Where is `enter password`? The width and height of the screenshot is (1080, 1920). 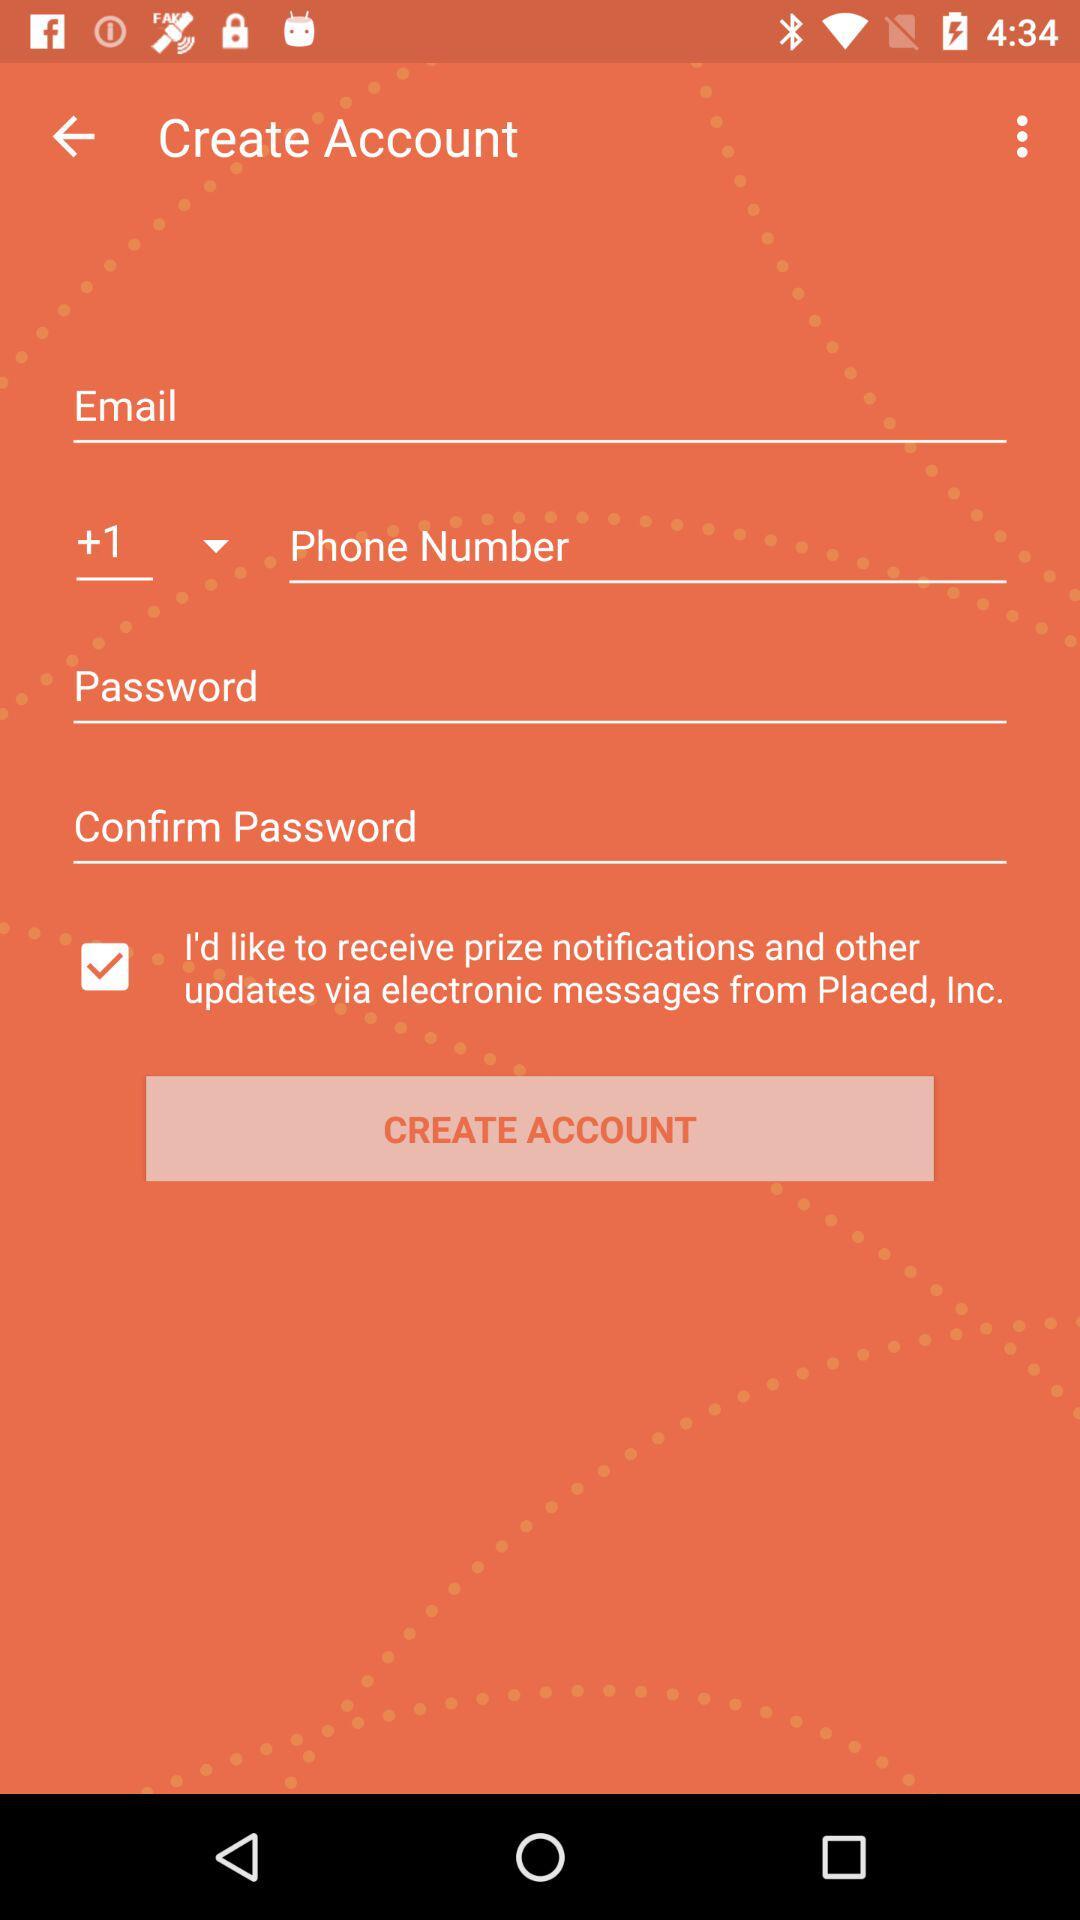
enter password is located at coordinates (540, 688).